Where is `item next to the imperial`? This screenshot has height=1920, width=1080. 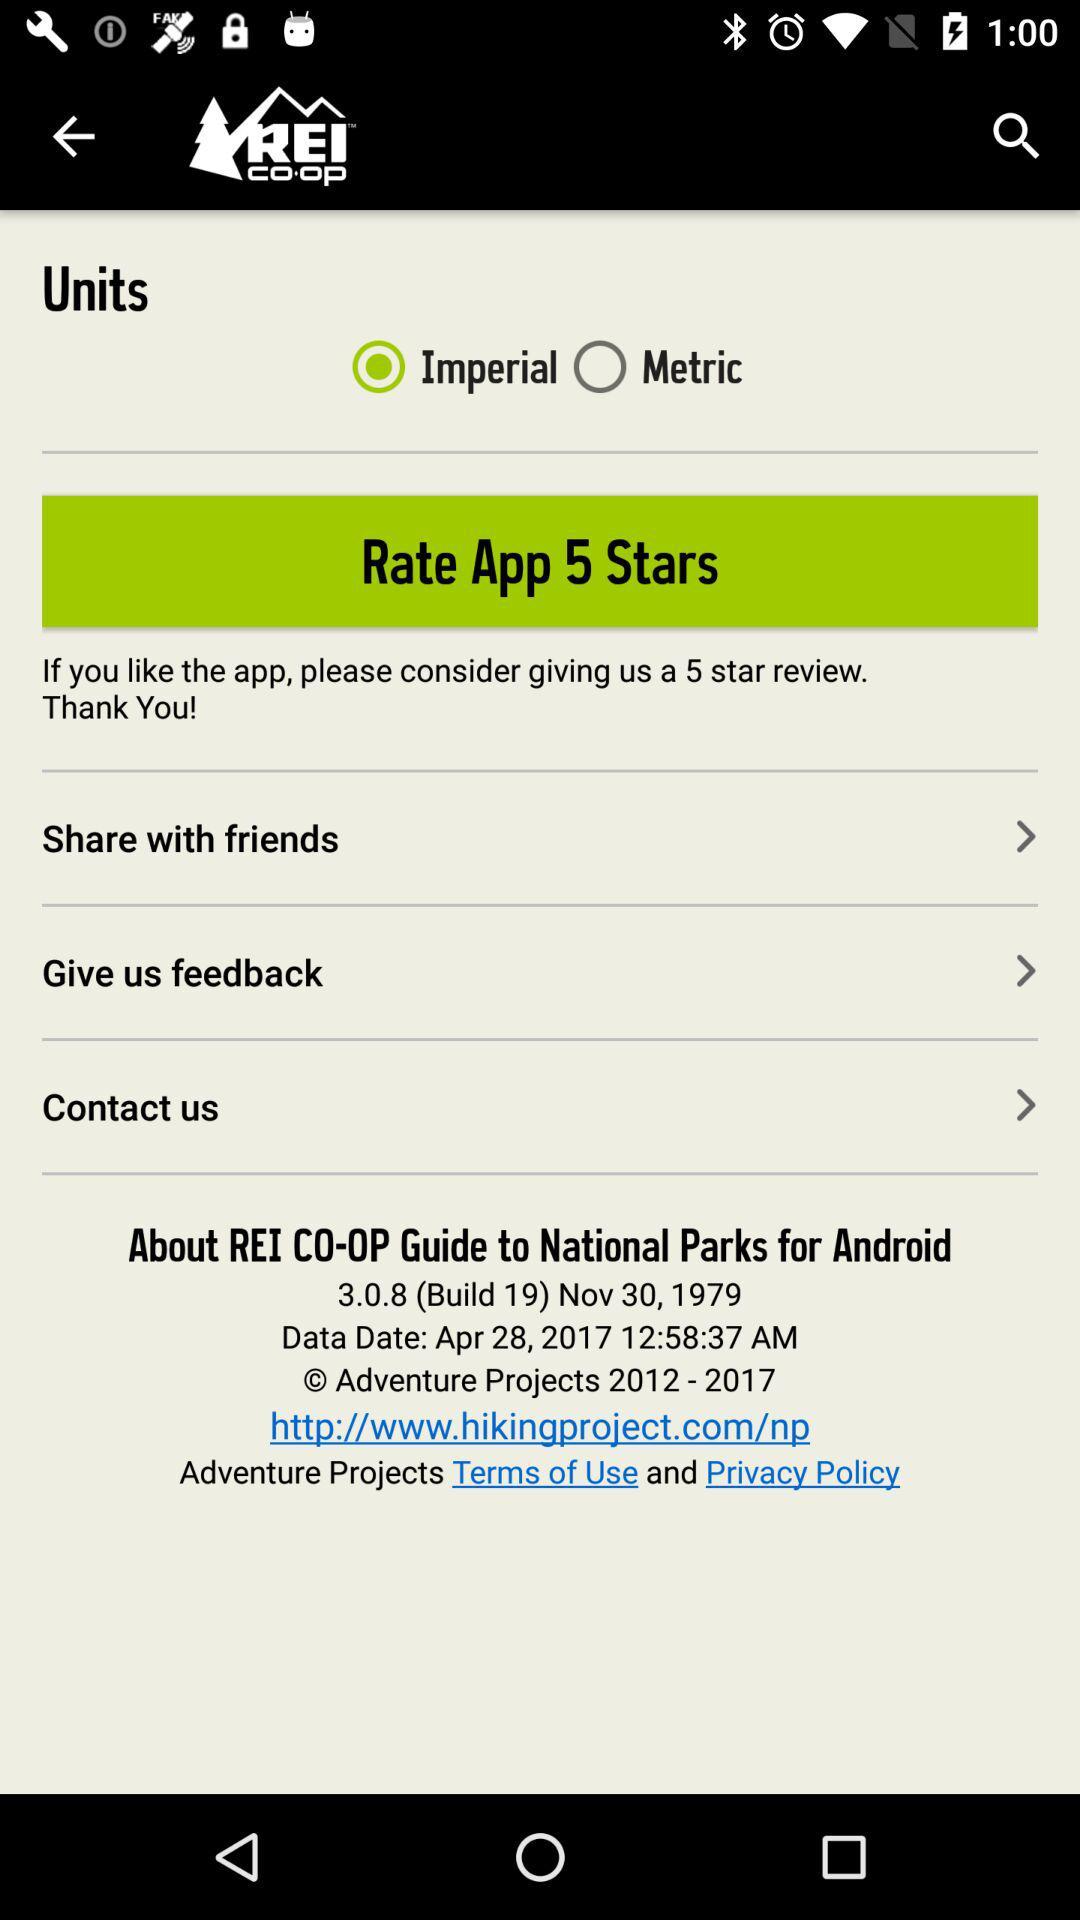 item next to the imperial is located at coordinates (650, 366).